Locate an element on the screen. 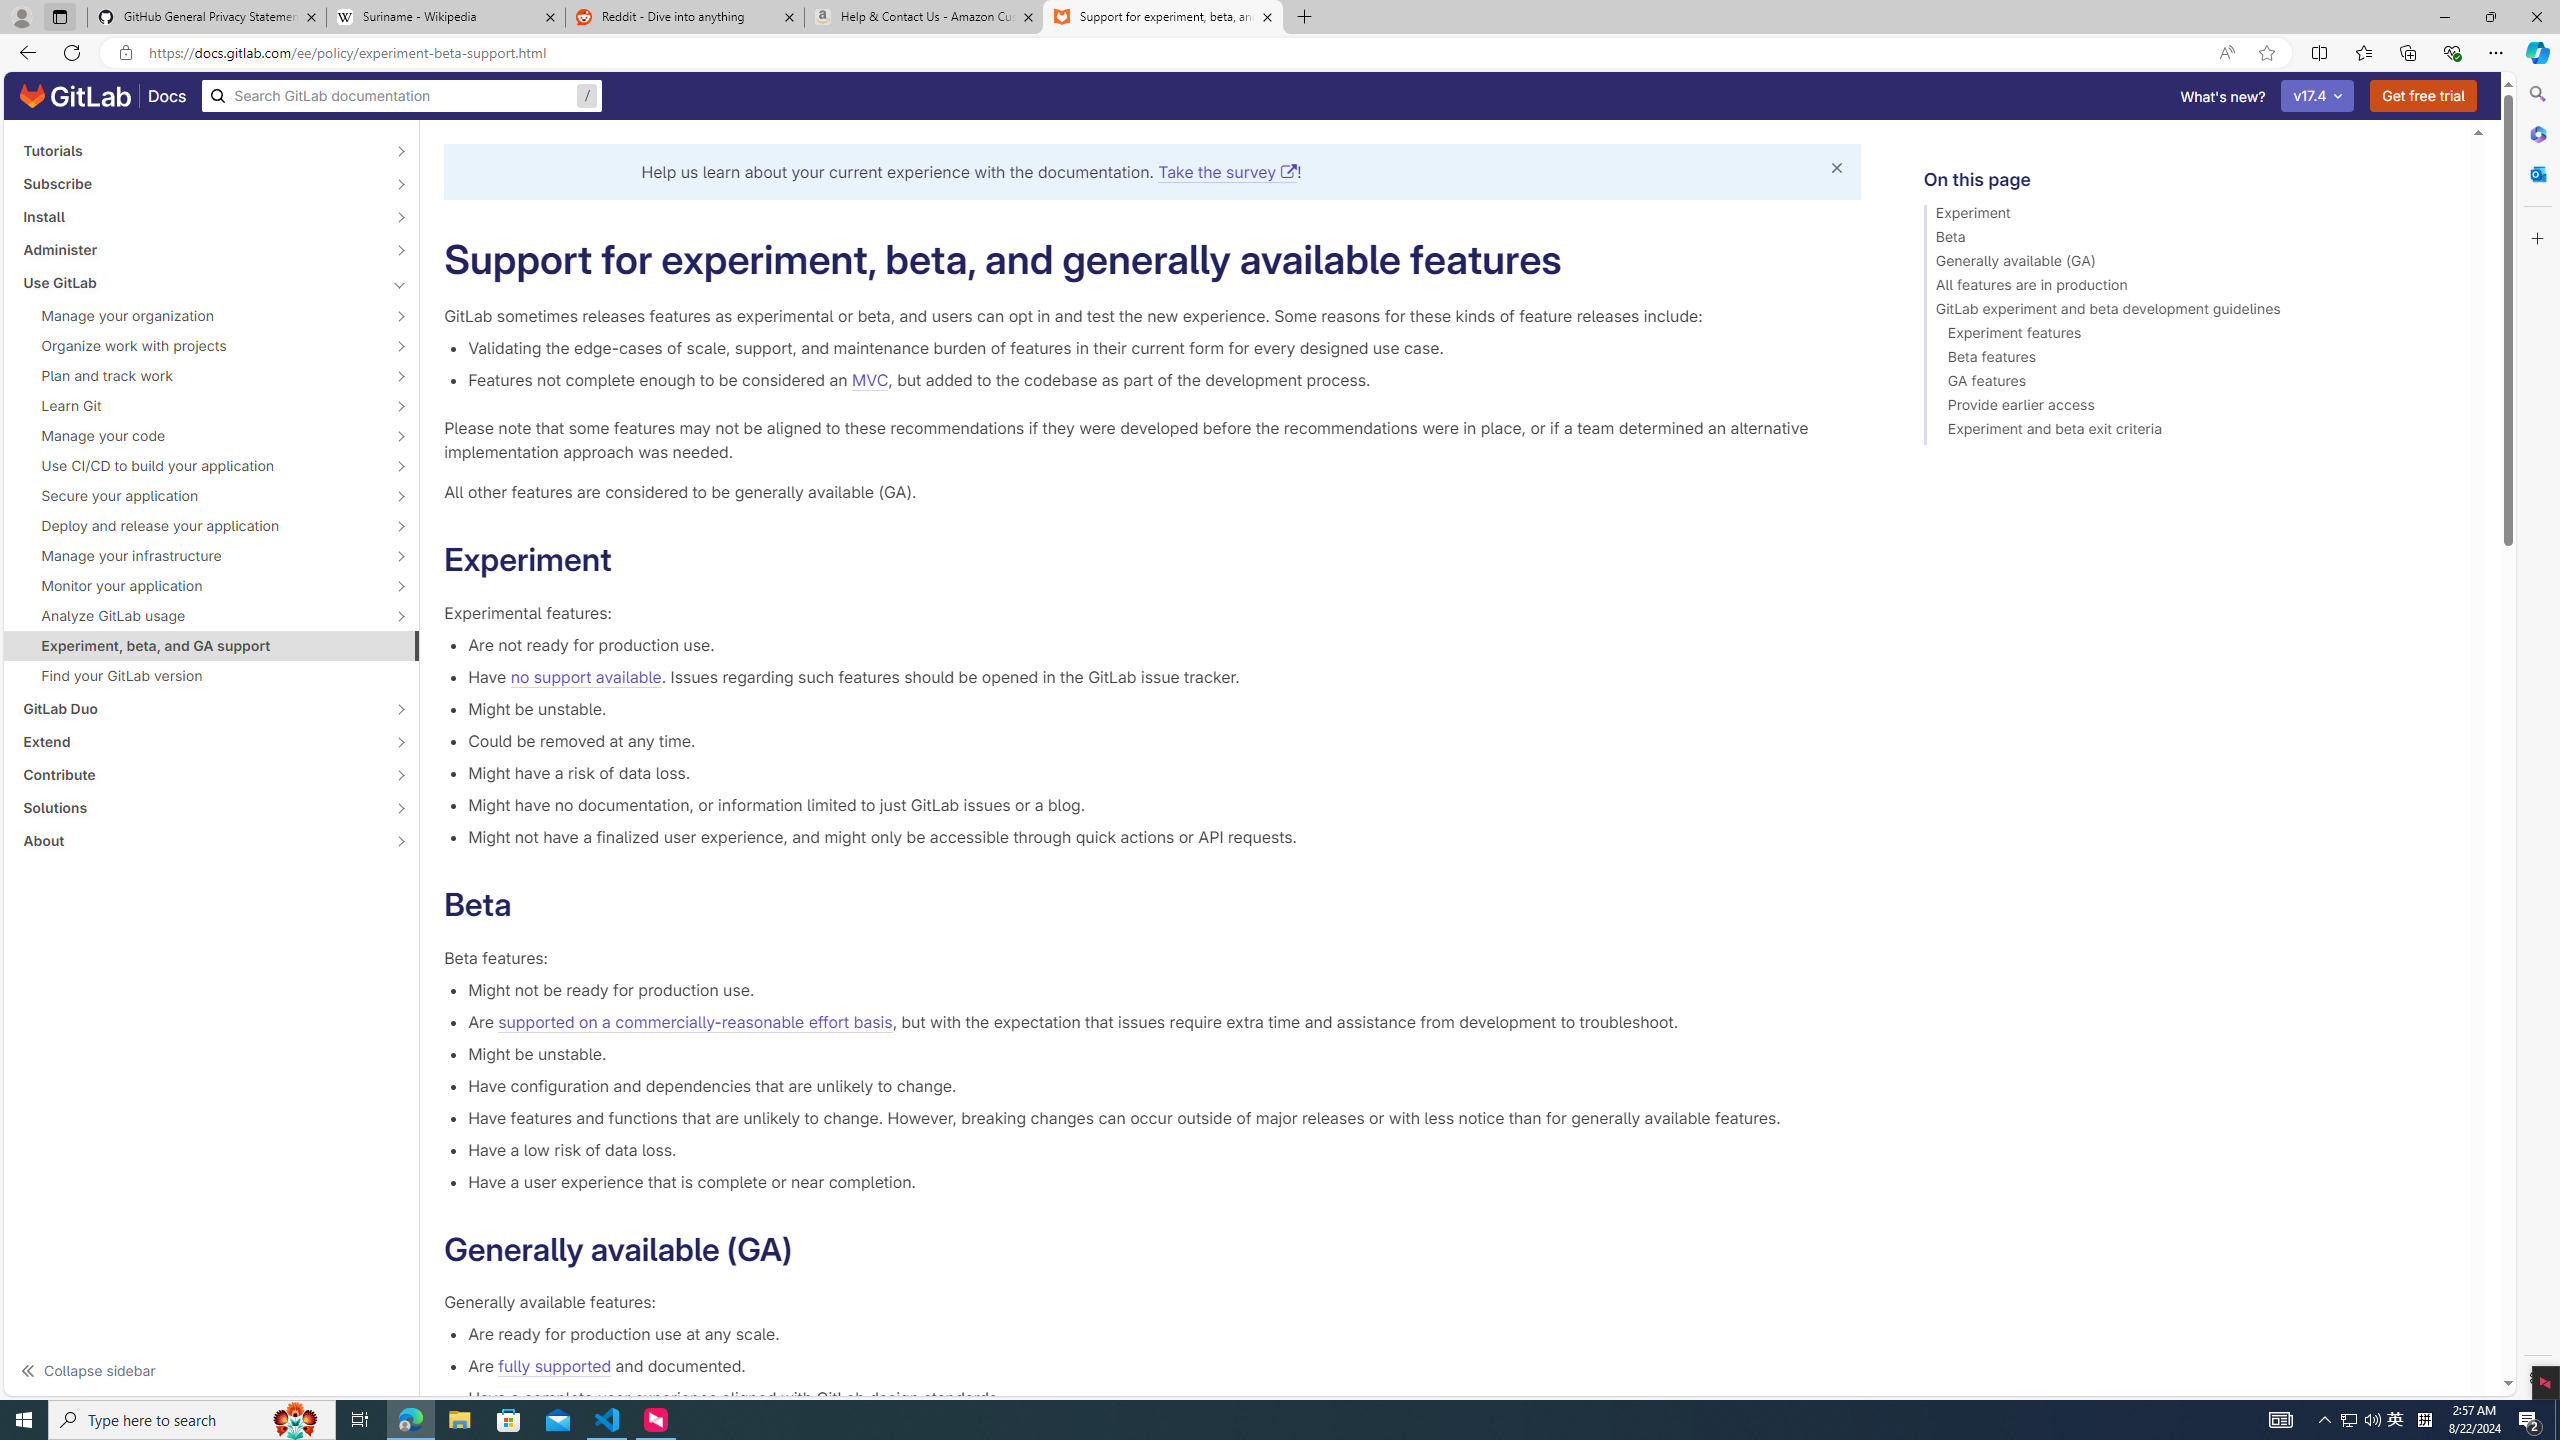 The image size is (2560, 1440). 'What' is located at coordinates (2221, 95).